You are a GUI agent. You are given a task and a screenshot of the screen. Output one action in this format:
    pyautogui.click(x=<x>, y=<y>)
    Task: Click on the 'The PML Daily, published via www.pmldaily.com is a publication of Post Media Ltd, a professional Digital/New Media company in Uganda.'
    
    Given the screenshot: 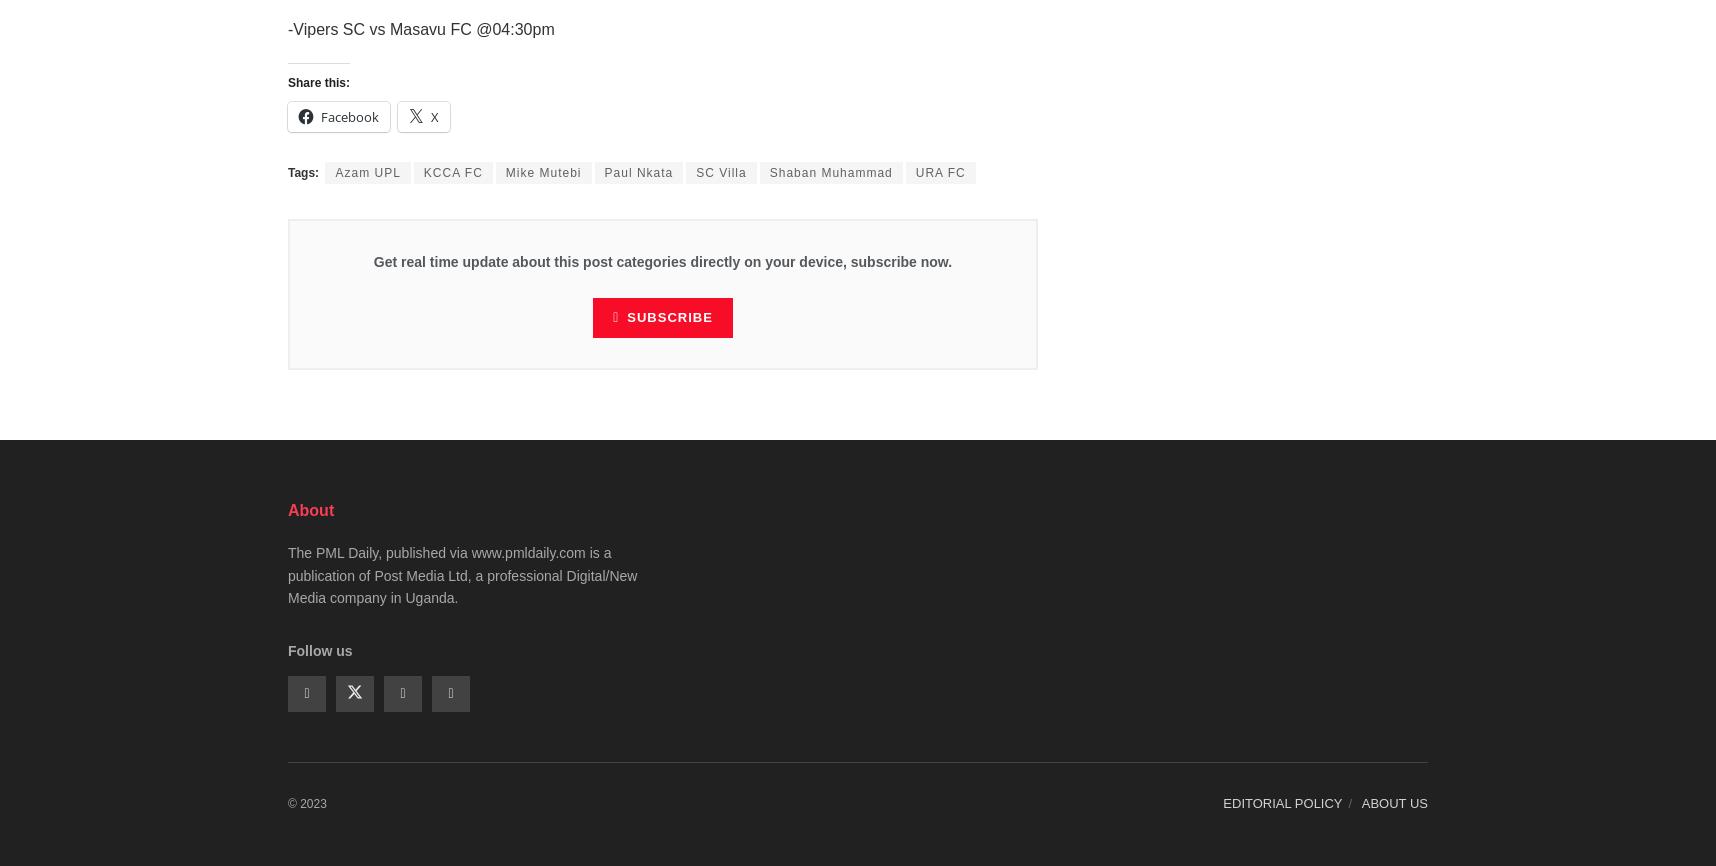 What is the action you would take?
    pyautogui.click(x=461, y=575)
    